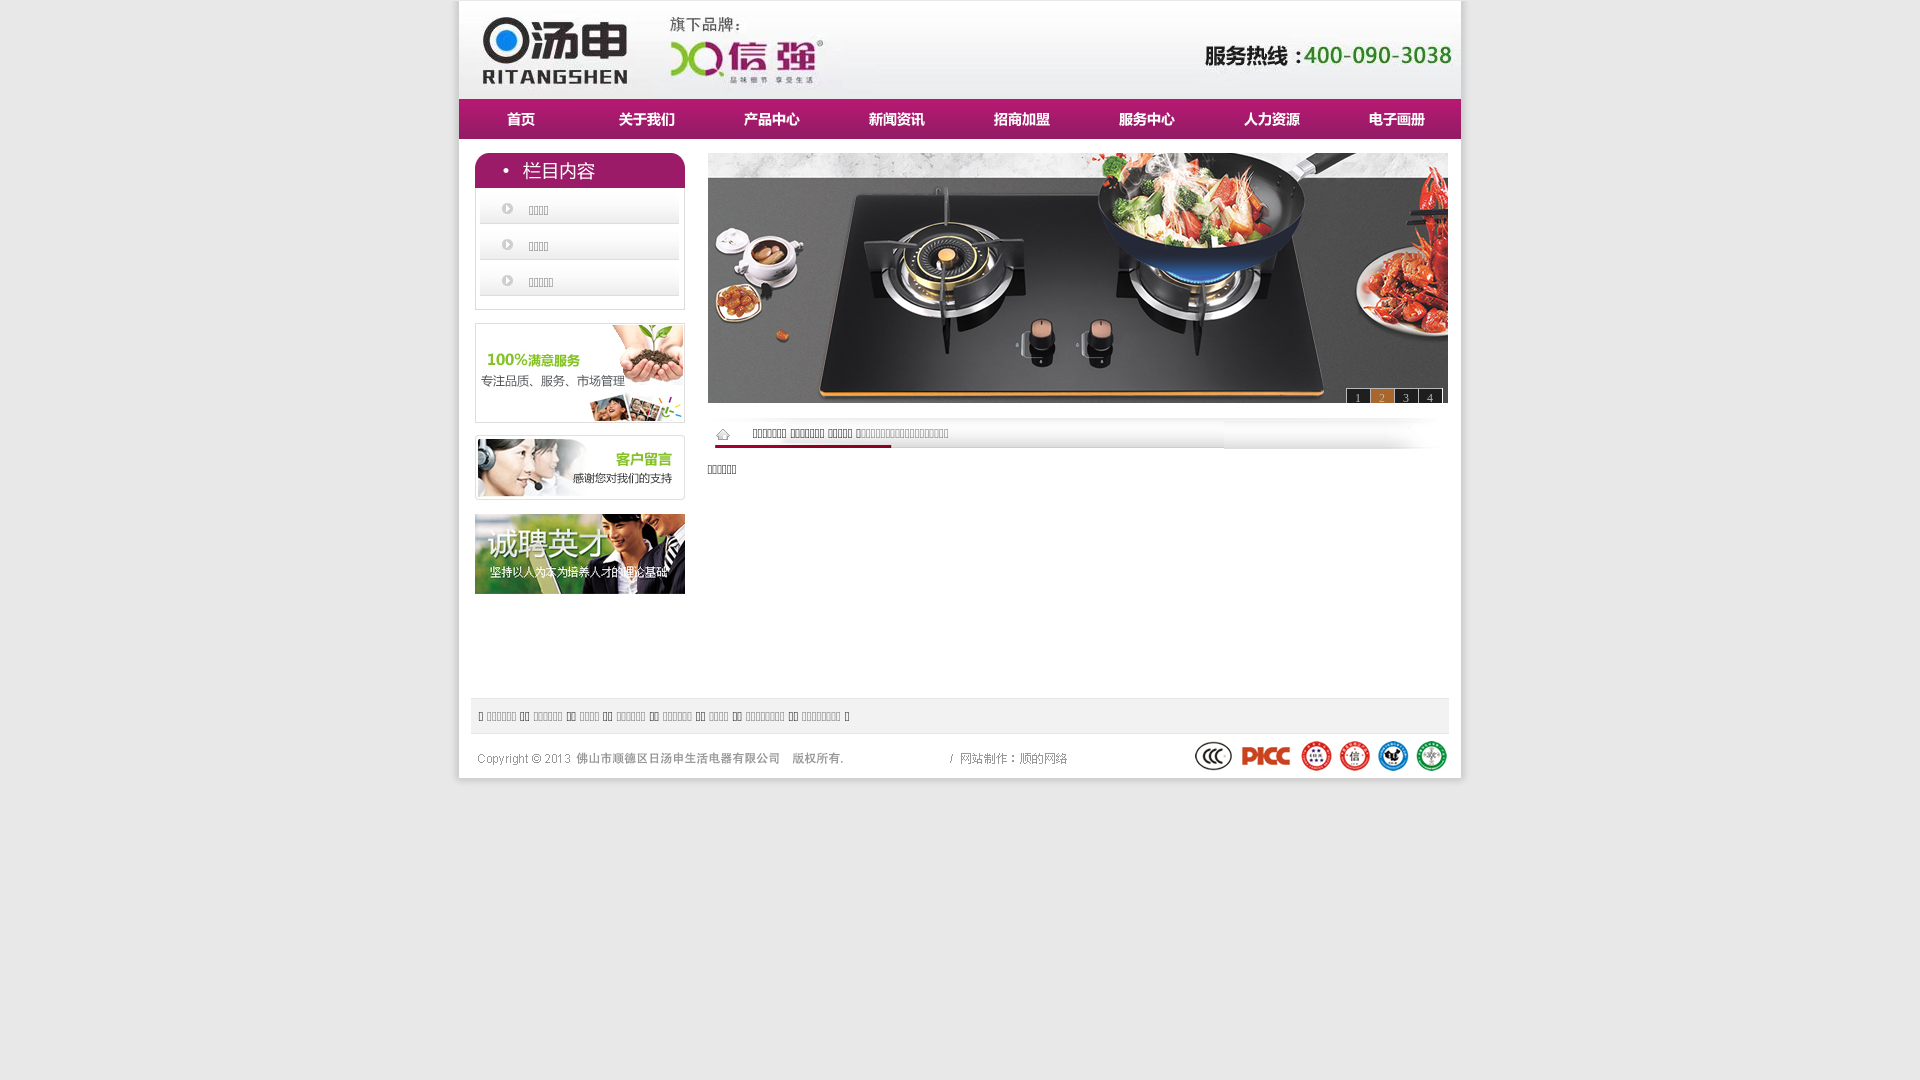 This screenshot has width=1920, height=1080. Describe the element at coordinates (1381, 397) in the screenshot. I see `'2'` at that location.